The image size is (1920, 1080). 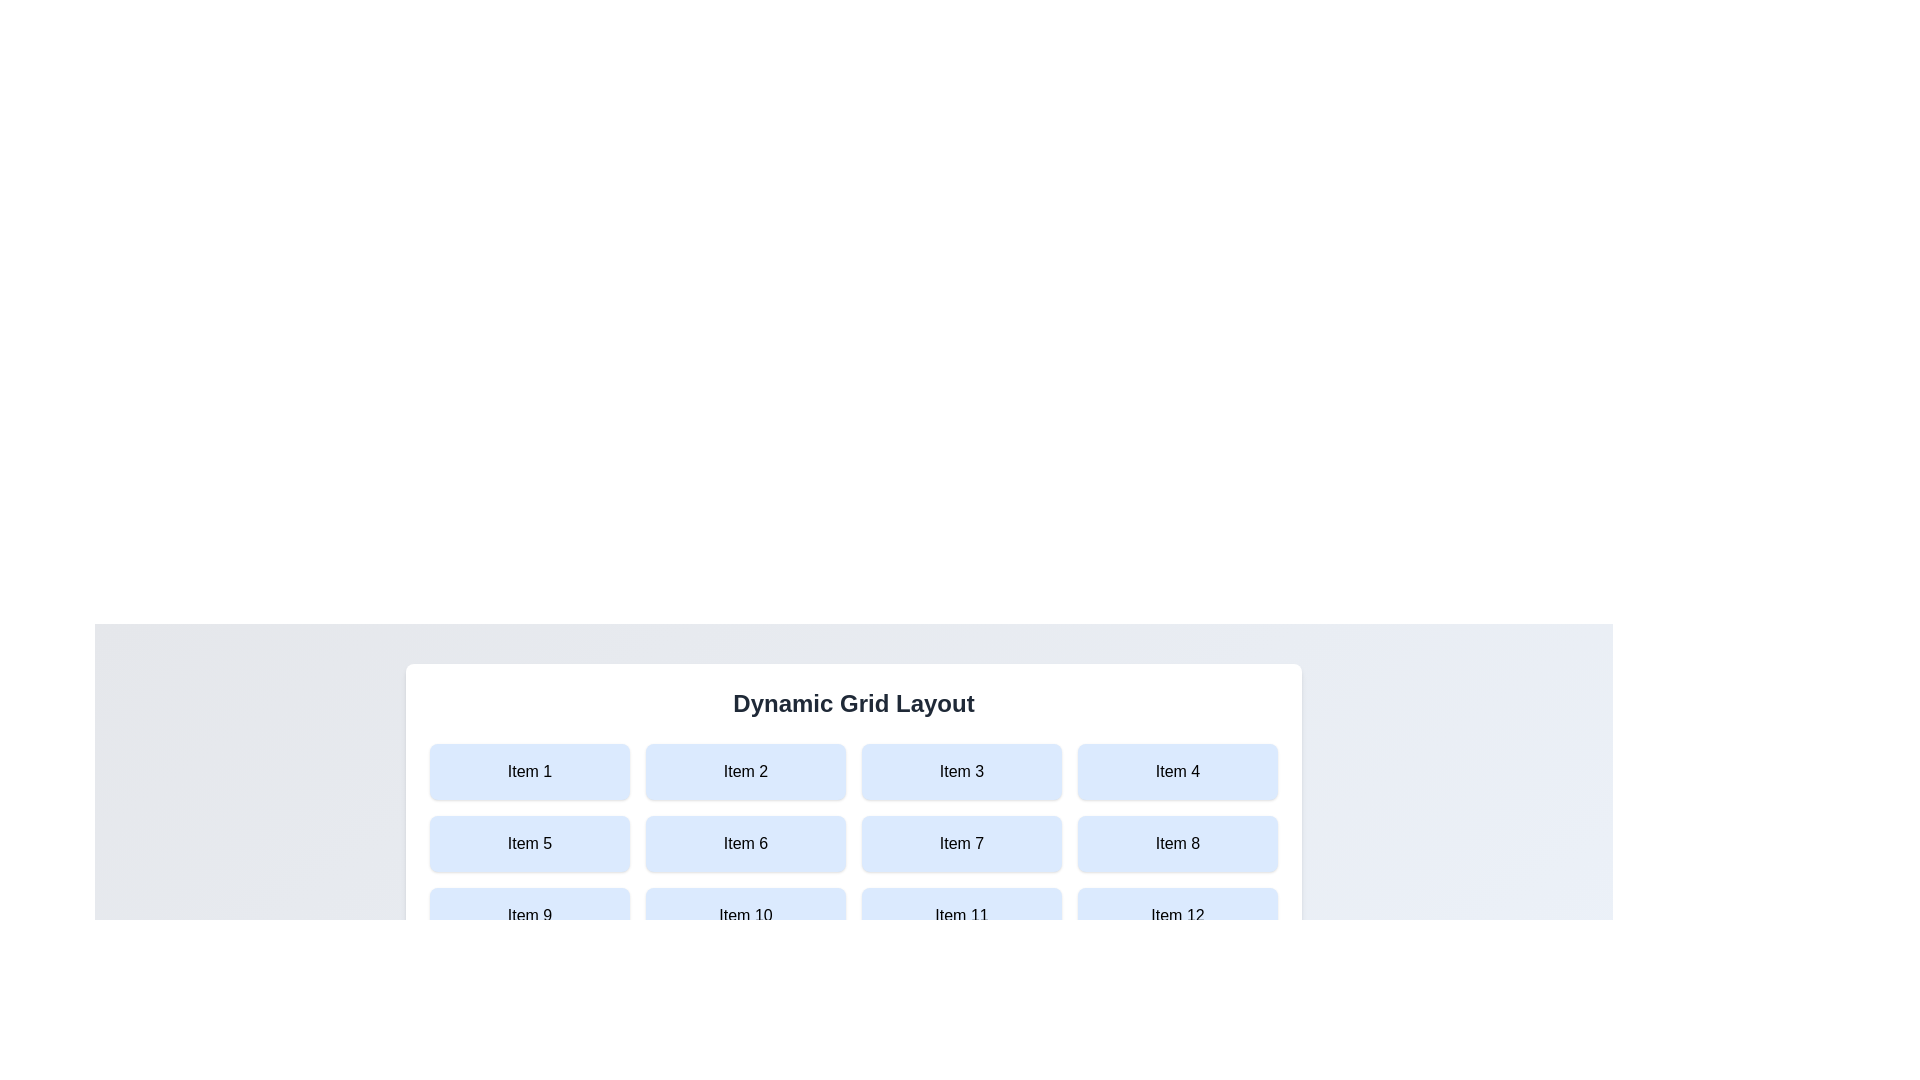 I want to click on the grid item located in the second row and third column, positioned between 'Item 6' and 'Item 8', so click(x=961, y=844).